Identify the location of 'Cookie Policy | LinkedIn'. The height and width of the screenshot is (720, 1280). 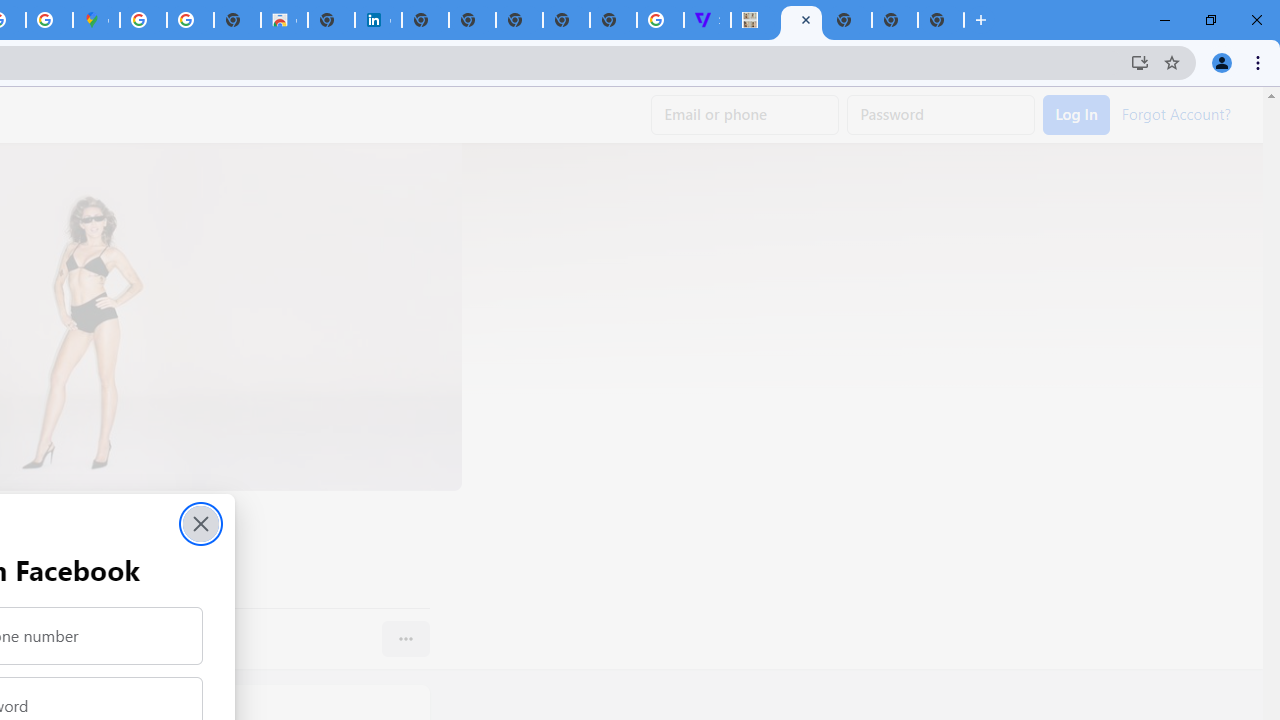
(378, 20).